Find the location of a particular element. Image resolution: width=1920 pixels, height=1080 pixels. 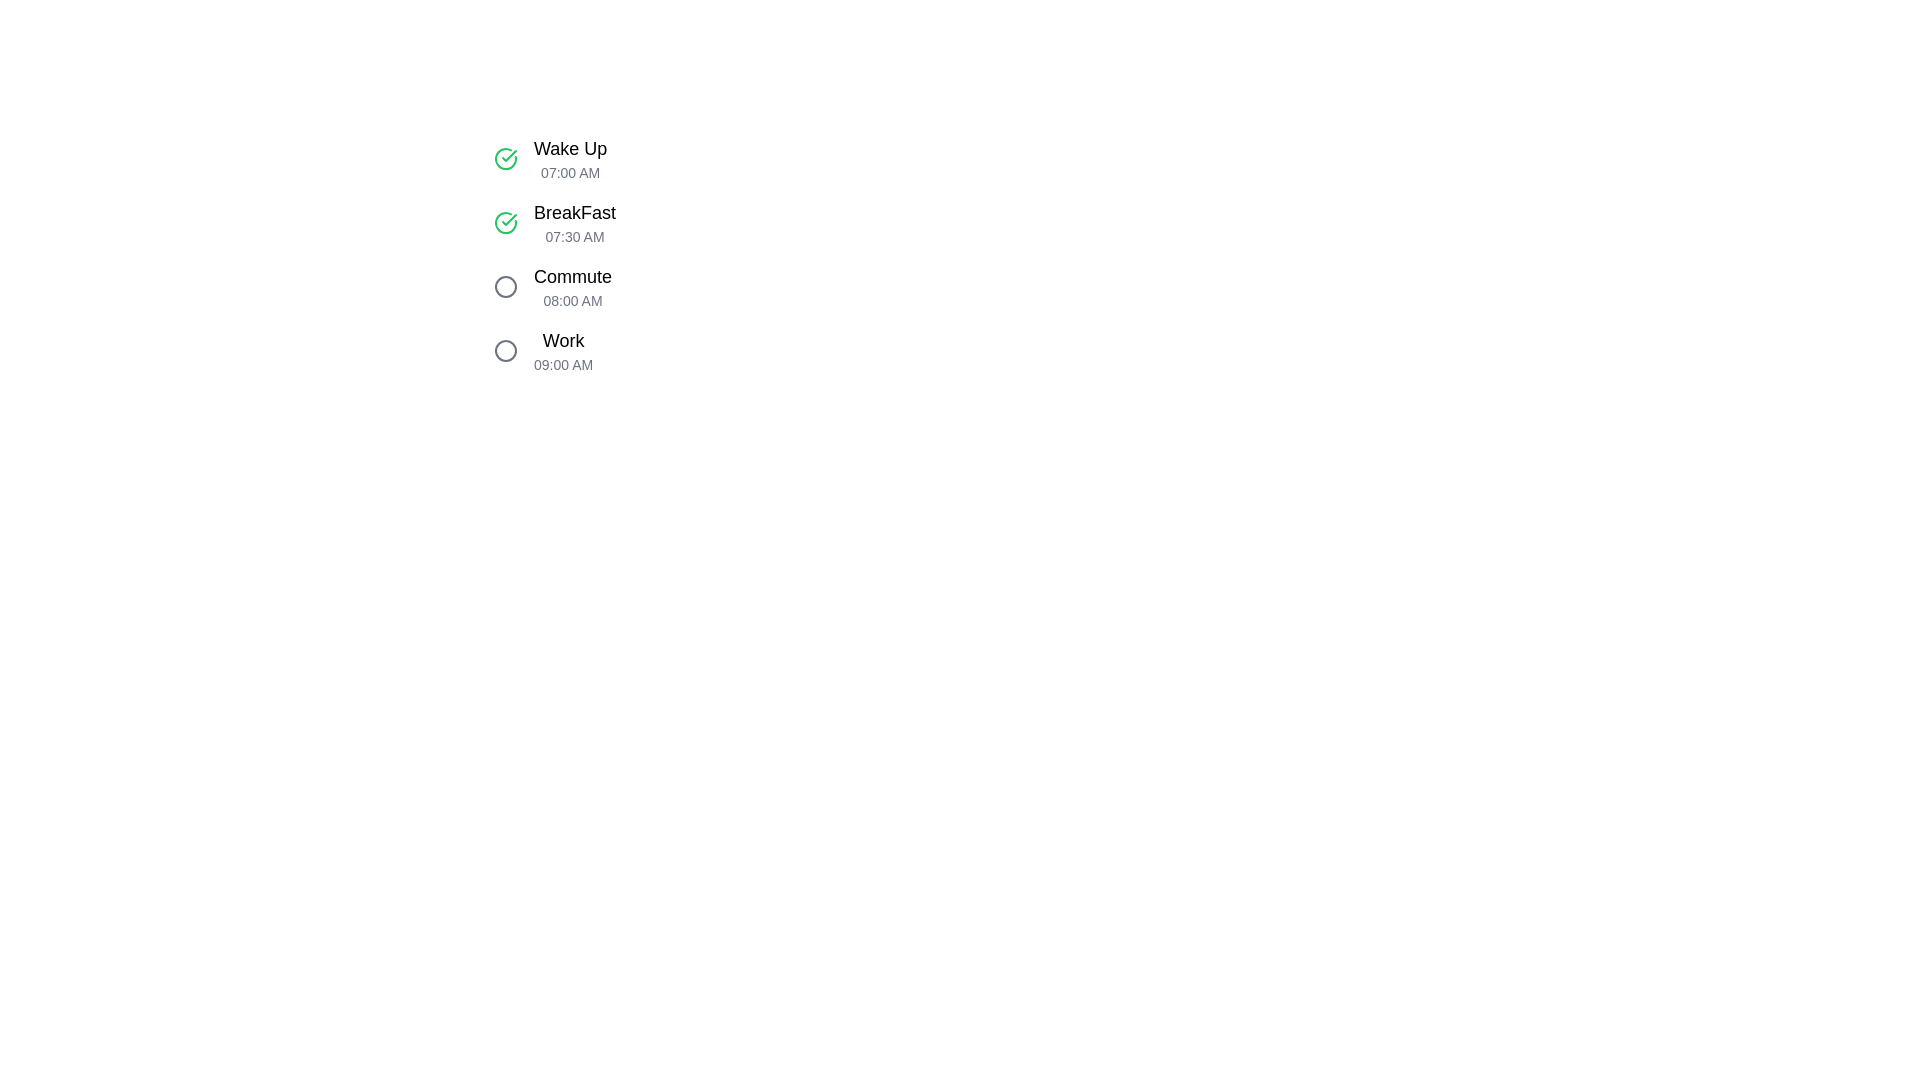

the task completion icon associated with 'BreakFast', which is located to the left of the text 'BreakFast' and '07:30 AM' is located at coordinates (505, 223).